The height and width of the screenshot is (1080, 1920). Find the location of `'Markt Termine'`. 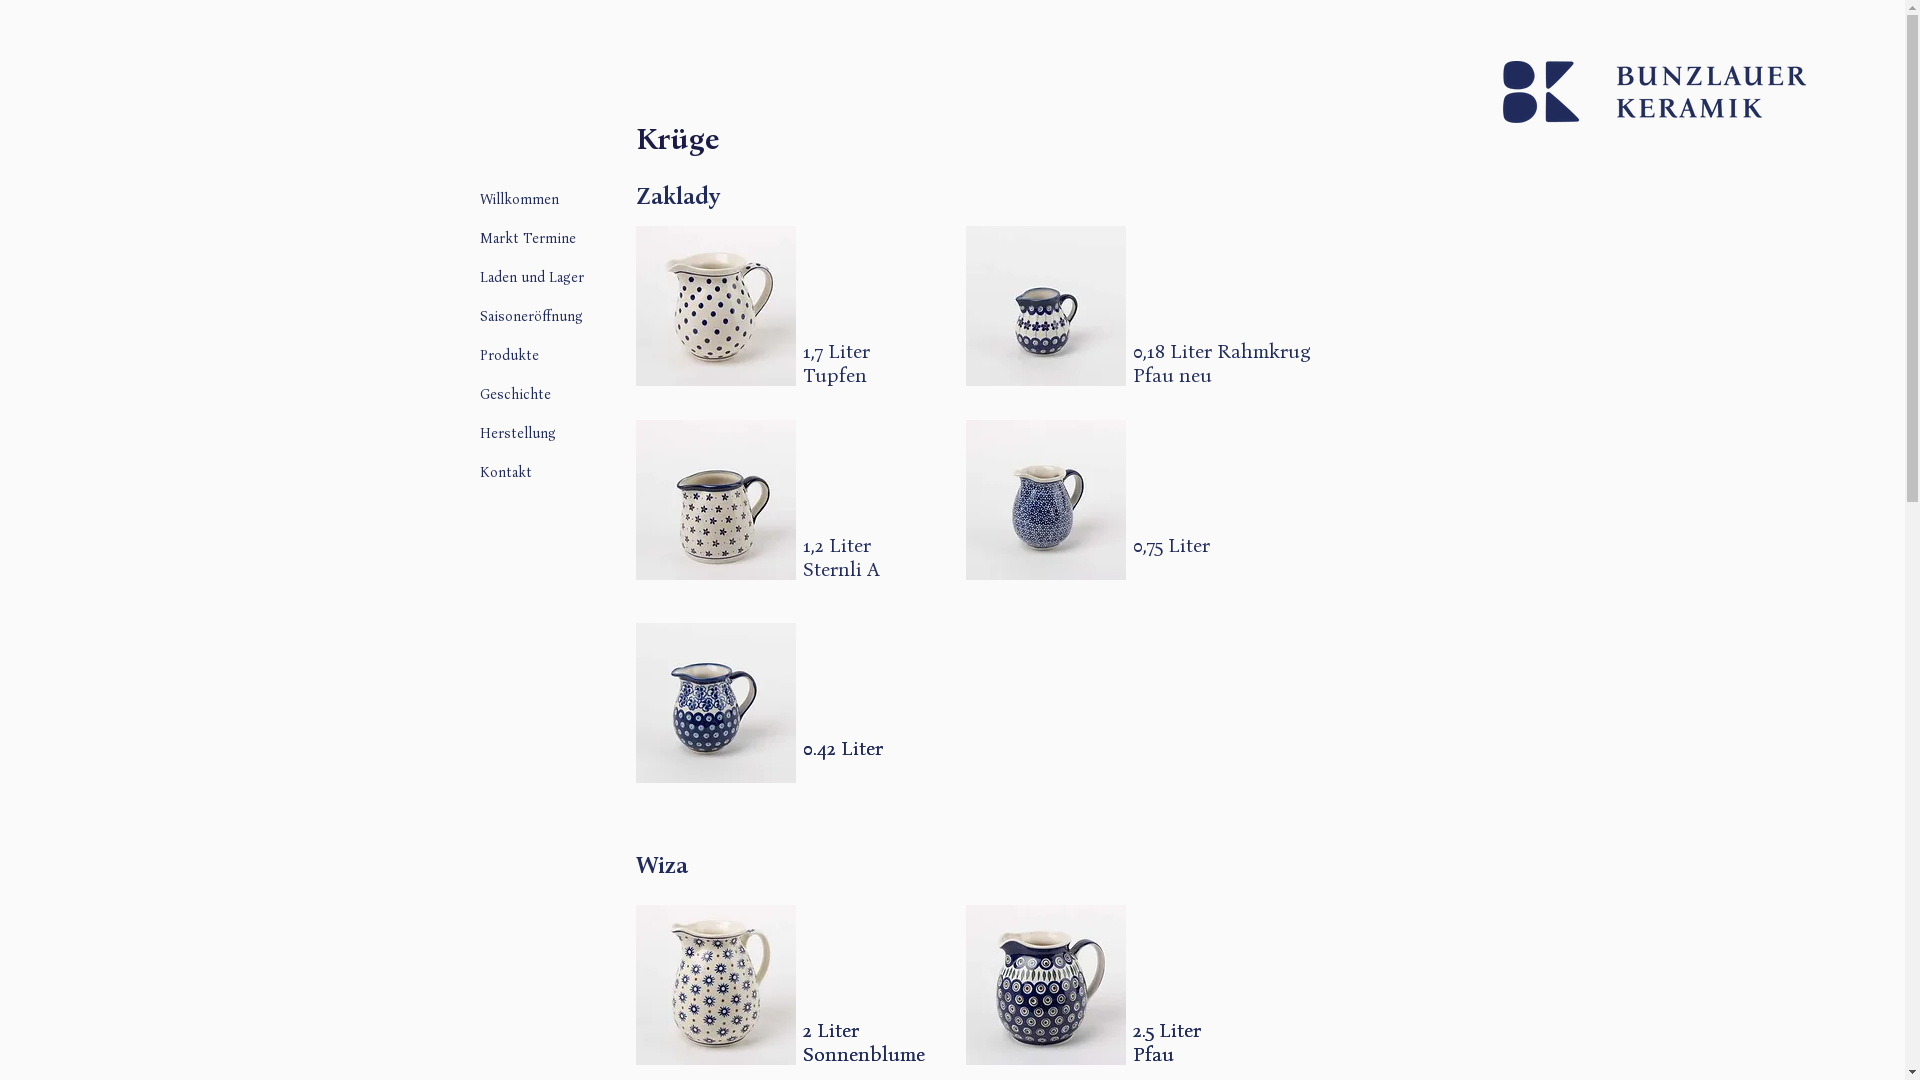

'Markt Termine' is located at coordinates (480, 236).